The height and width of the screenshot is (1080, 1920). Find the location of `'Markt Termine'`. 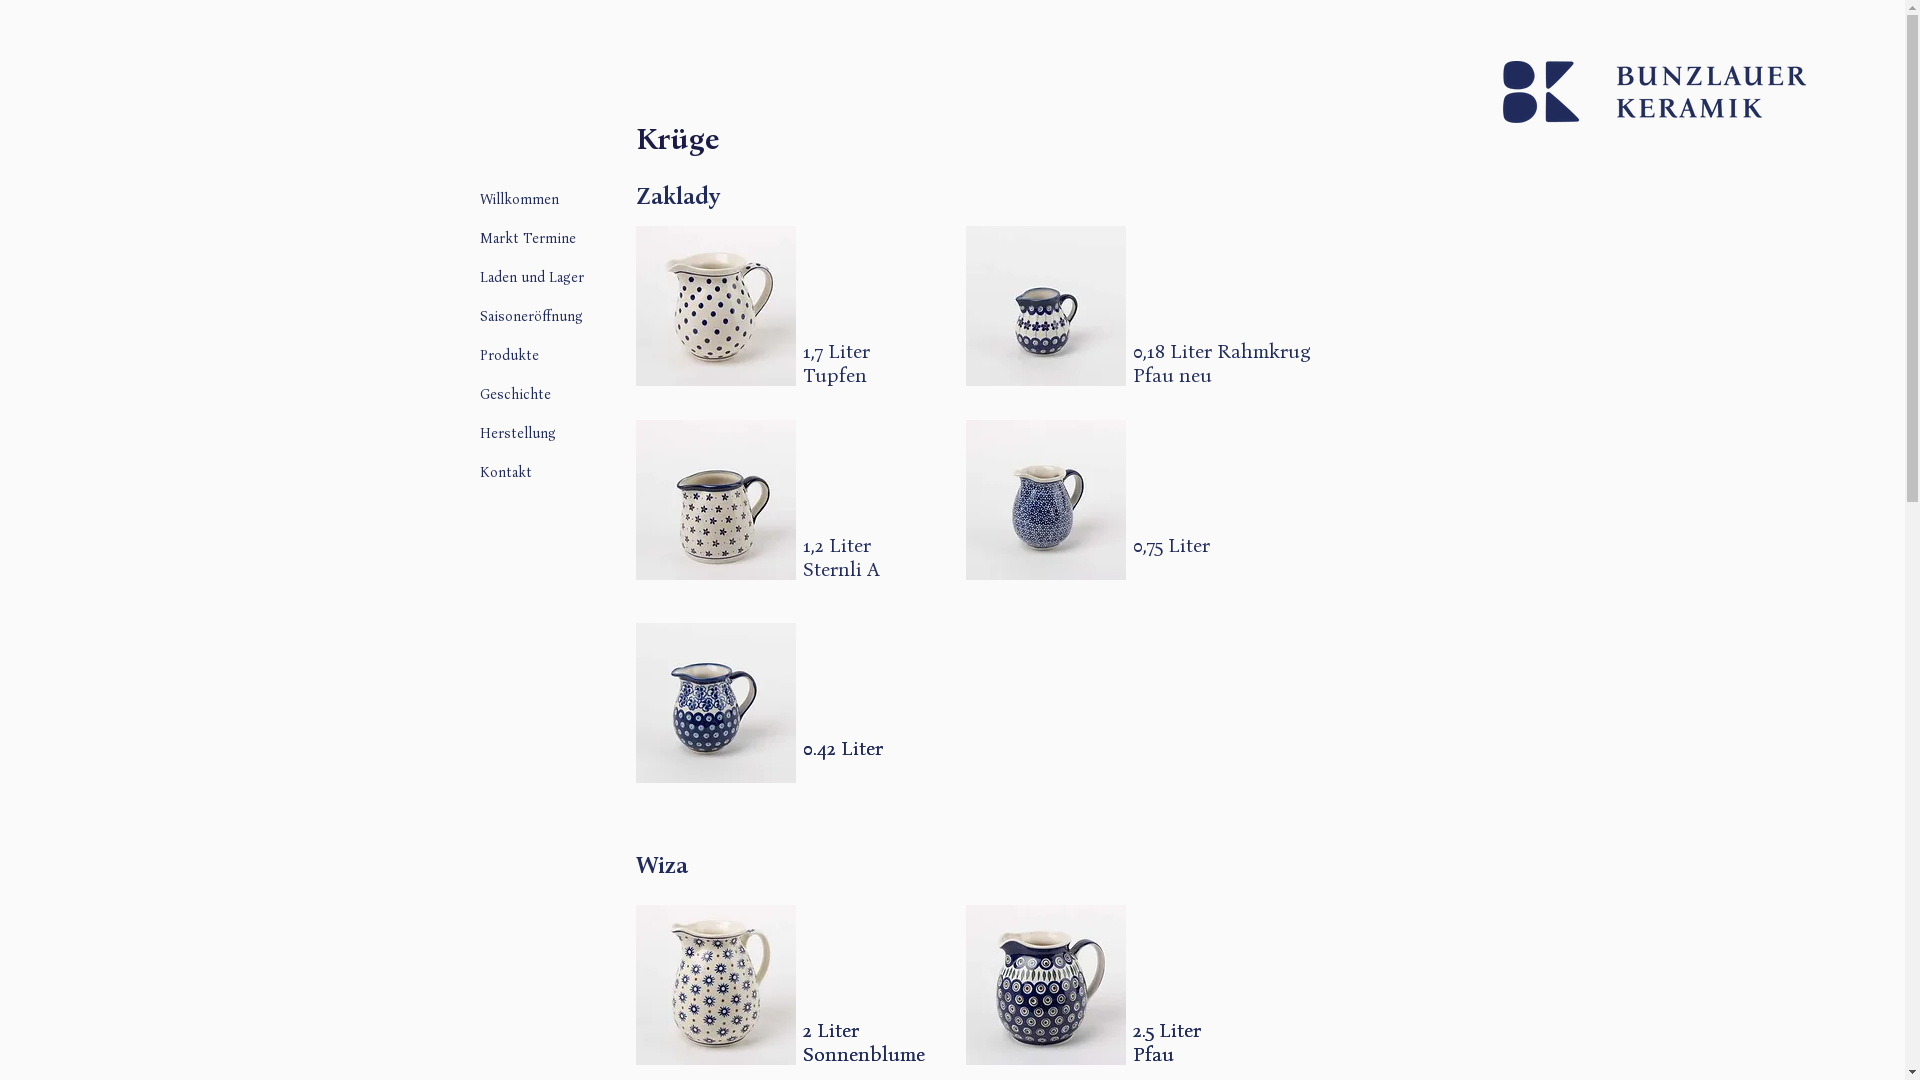

'Markt Termine' is located at coordinates (480, 236).